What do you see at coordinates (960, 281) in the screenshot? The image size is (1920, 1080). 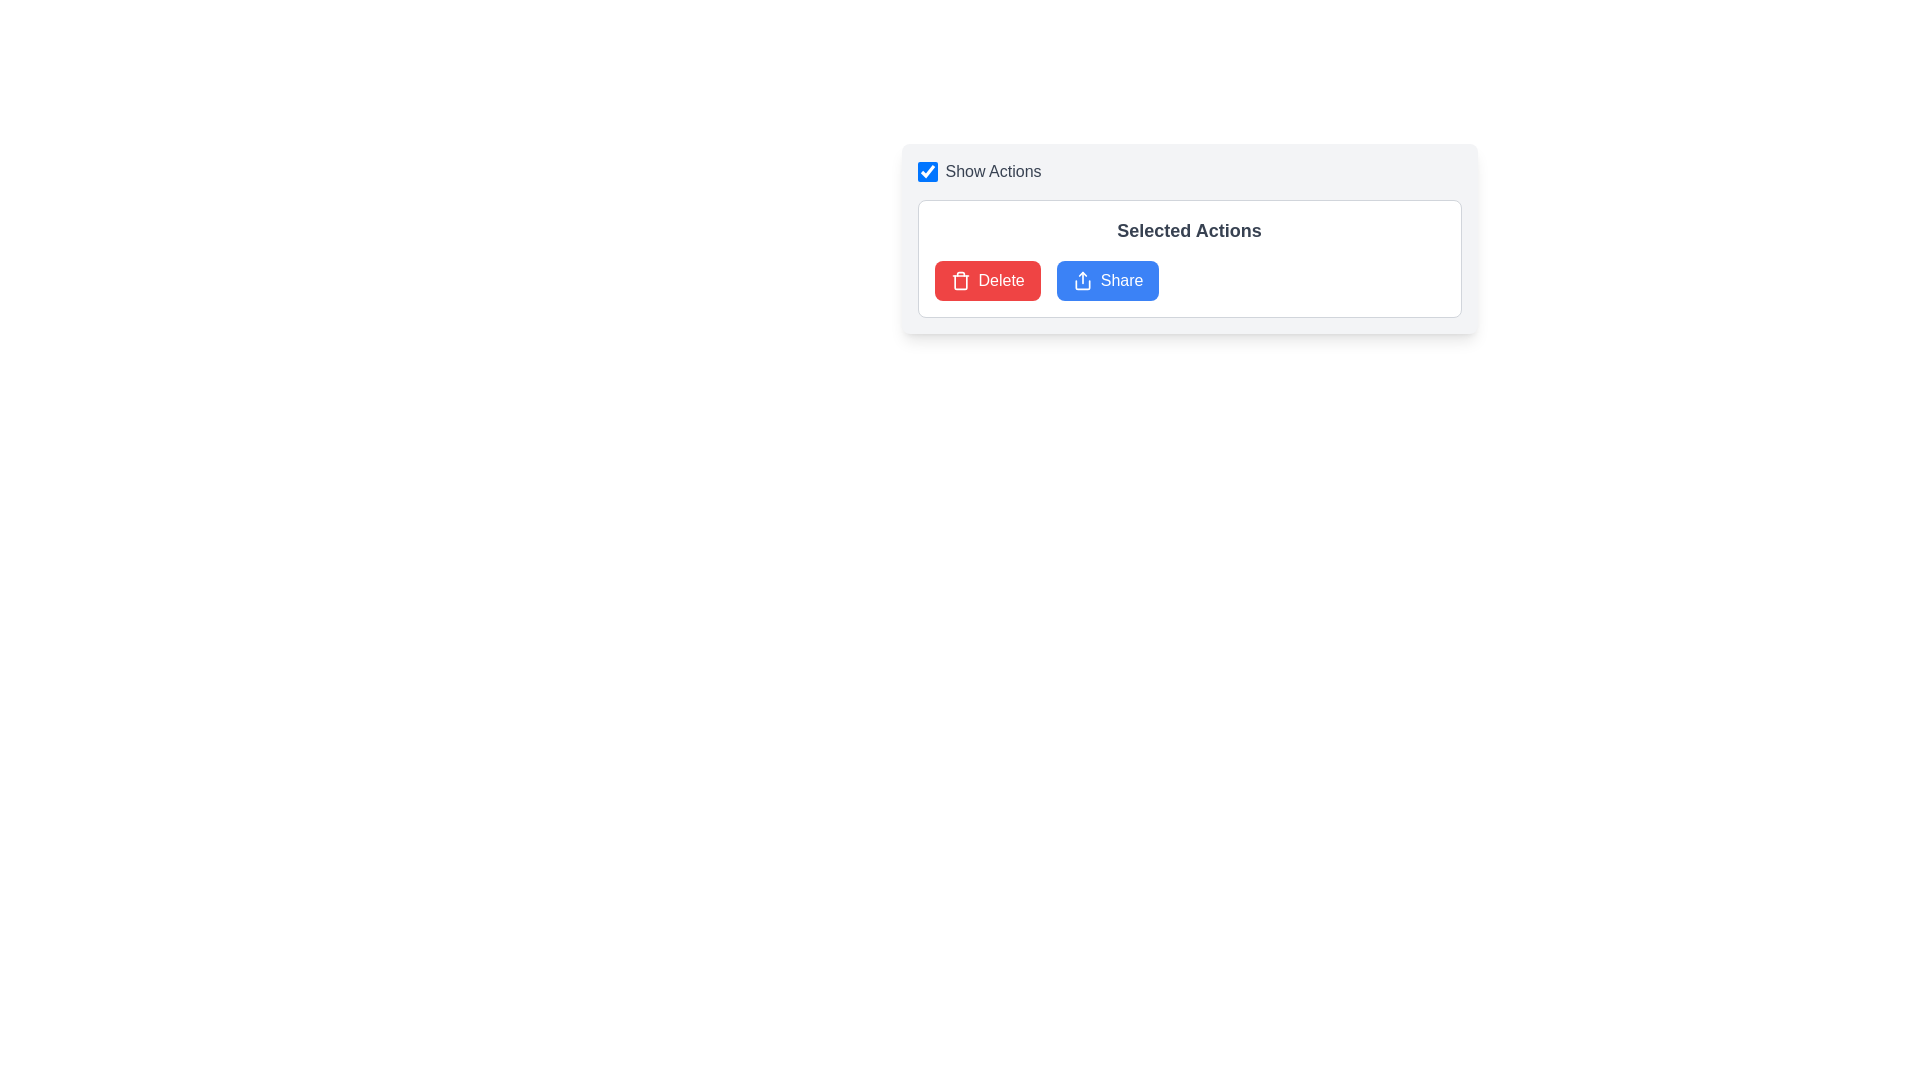 I see `the delete icon located to the left of the 'Delete' text within the 'Delete' button in the 'Selected Actions' section` at bounding box center [960, 281].